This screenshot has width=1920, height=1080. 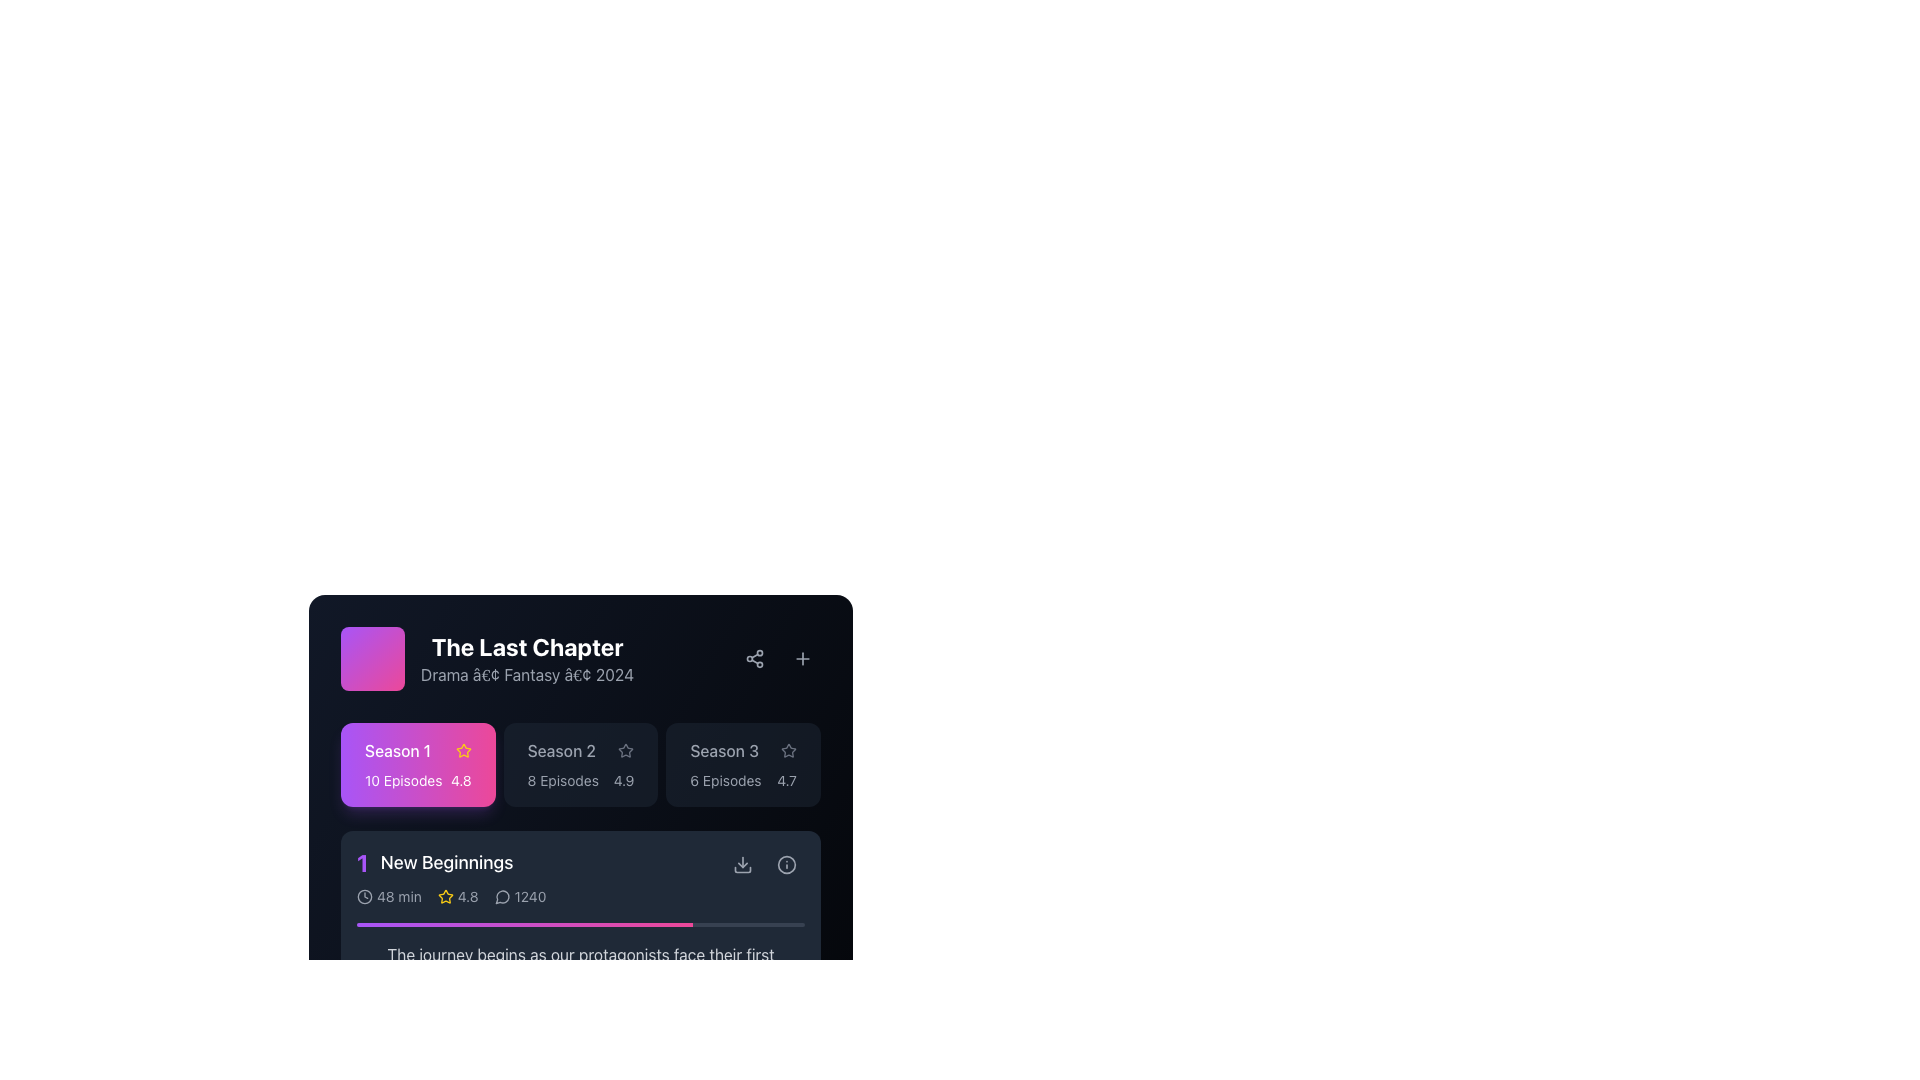 I want to click on the header element that introduces 'The Last Chapter' which is located above the Season buttons, so click(x=579, y=659).